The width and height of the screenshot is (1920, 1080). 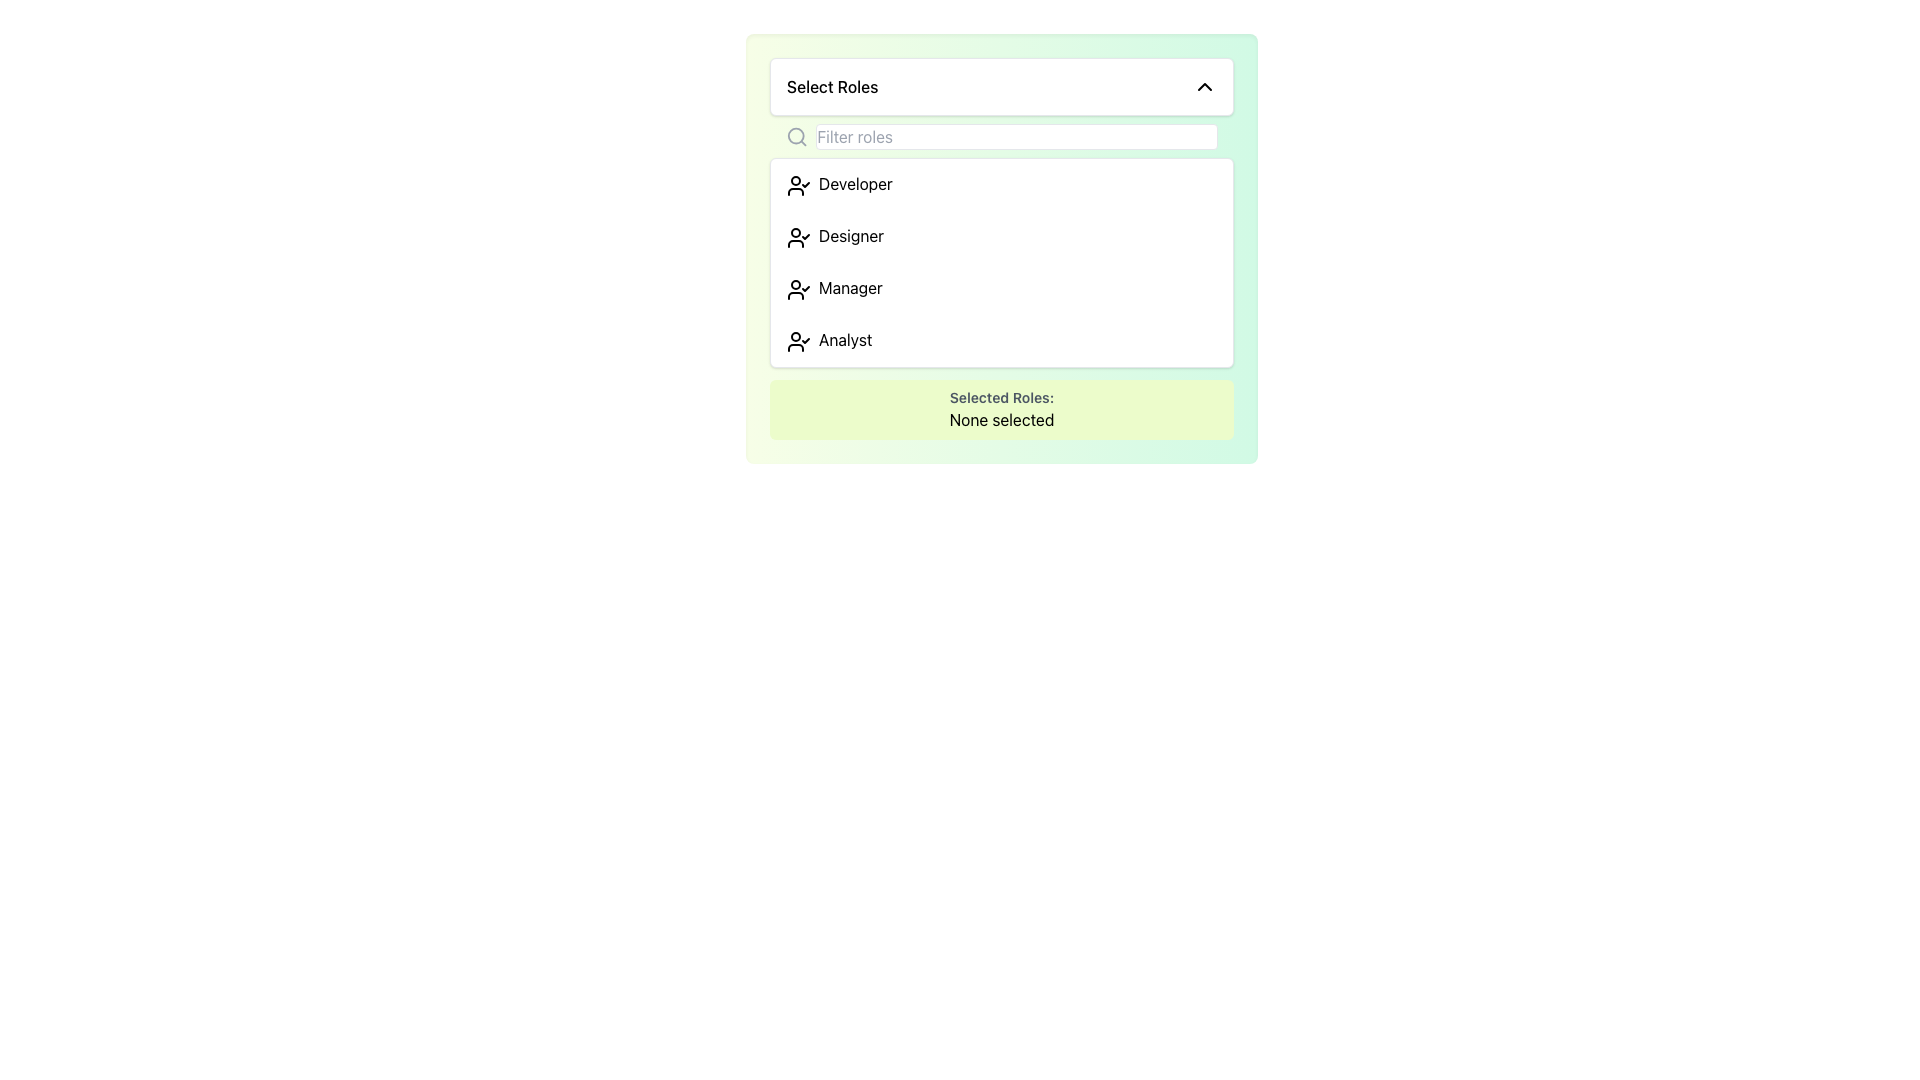 I want to click on the button used to add the 'Designer' role, located at the far right of the list item, so click(x=1192, y=235).